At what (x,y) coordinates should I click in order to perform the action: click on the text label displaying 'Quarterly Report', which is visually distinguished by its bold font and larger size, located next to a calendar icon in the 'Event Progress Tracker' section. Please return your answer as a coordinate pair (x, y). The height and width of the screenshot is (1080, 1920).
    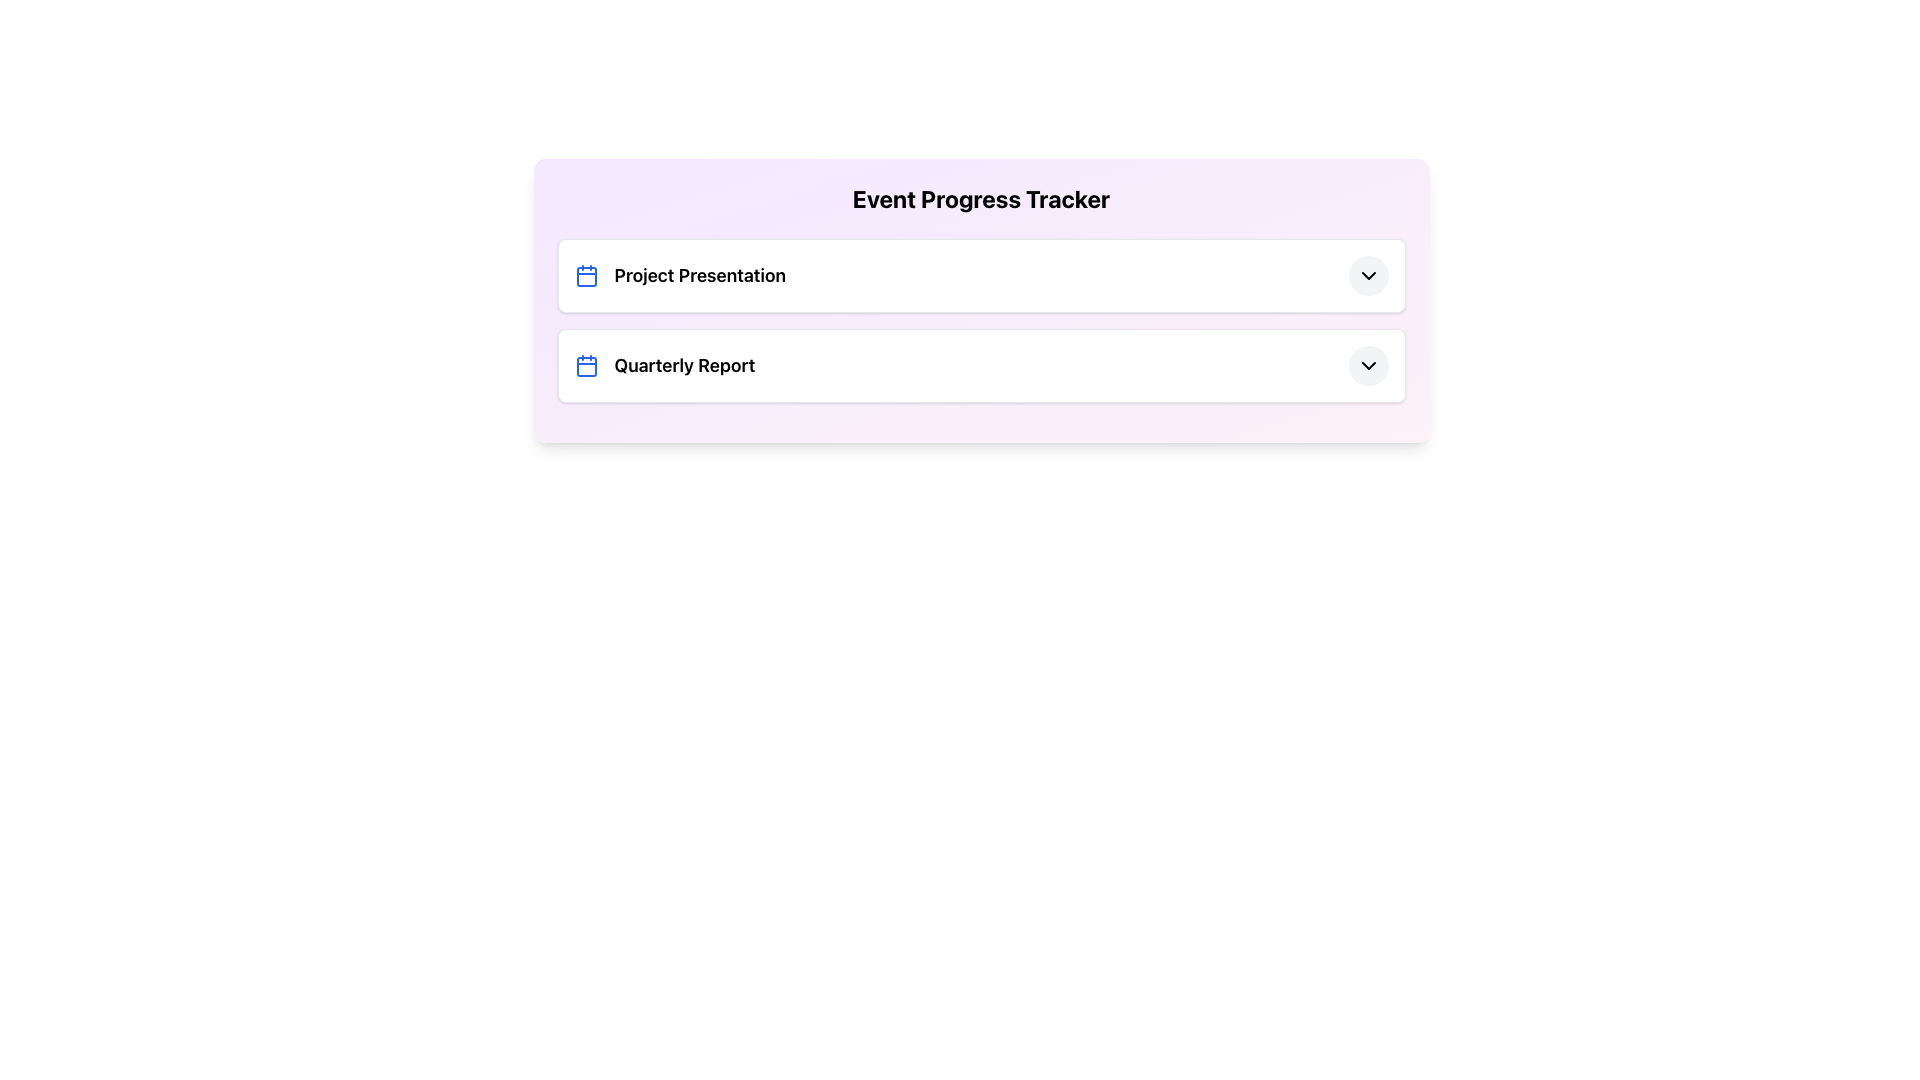
    Looking at the image, I should click on (684, 366).